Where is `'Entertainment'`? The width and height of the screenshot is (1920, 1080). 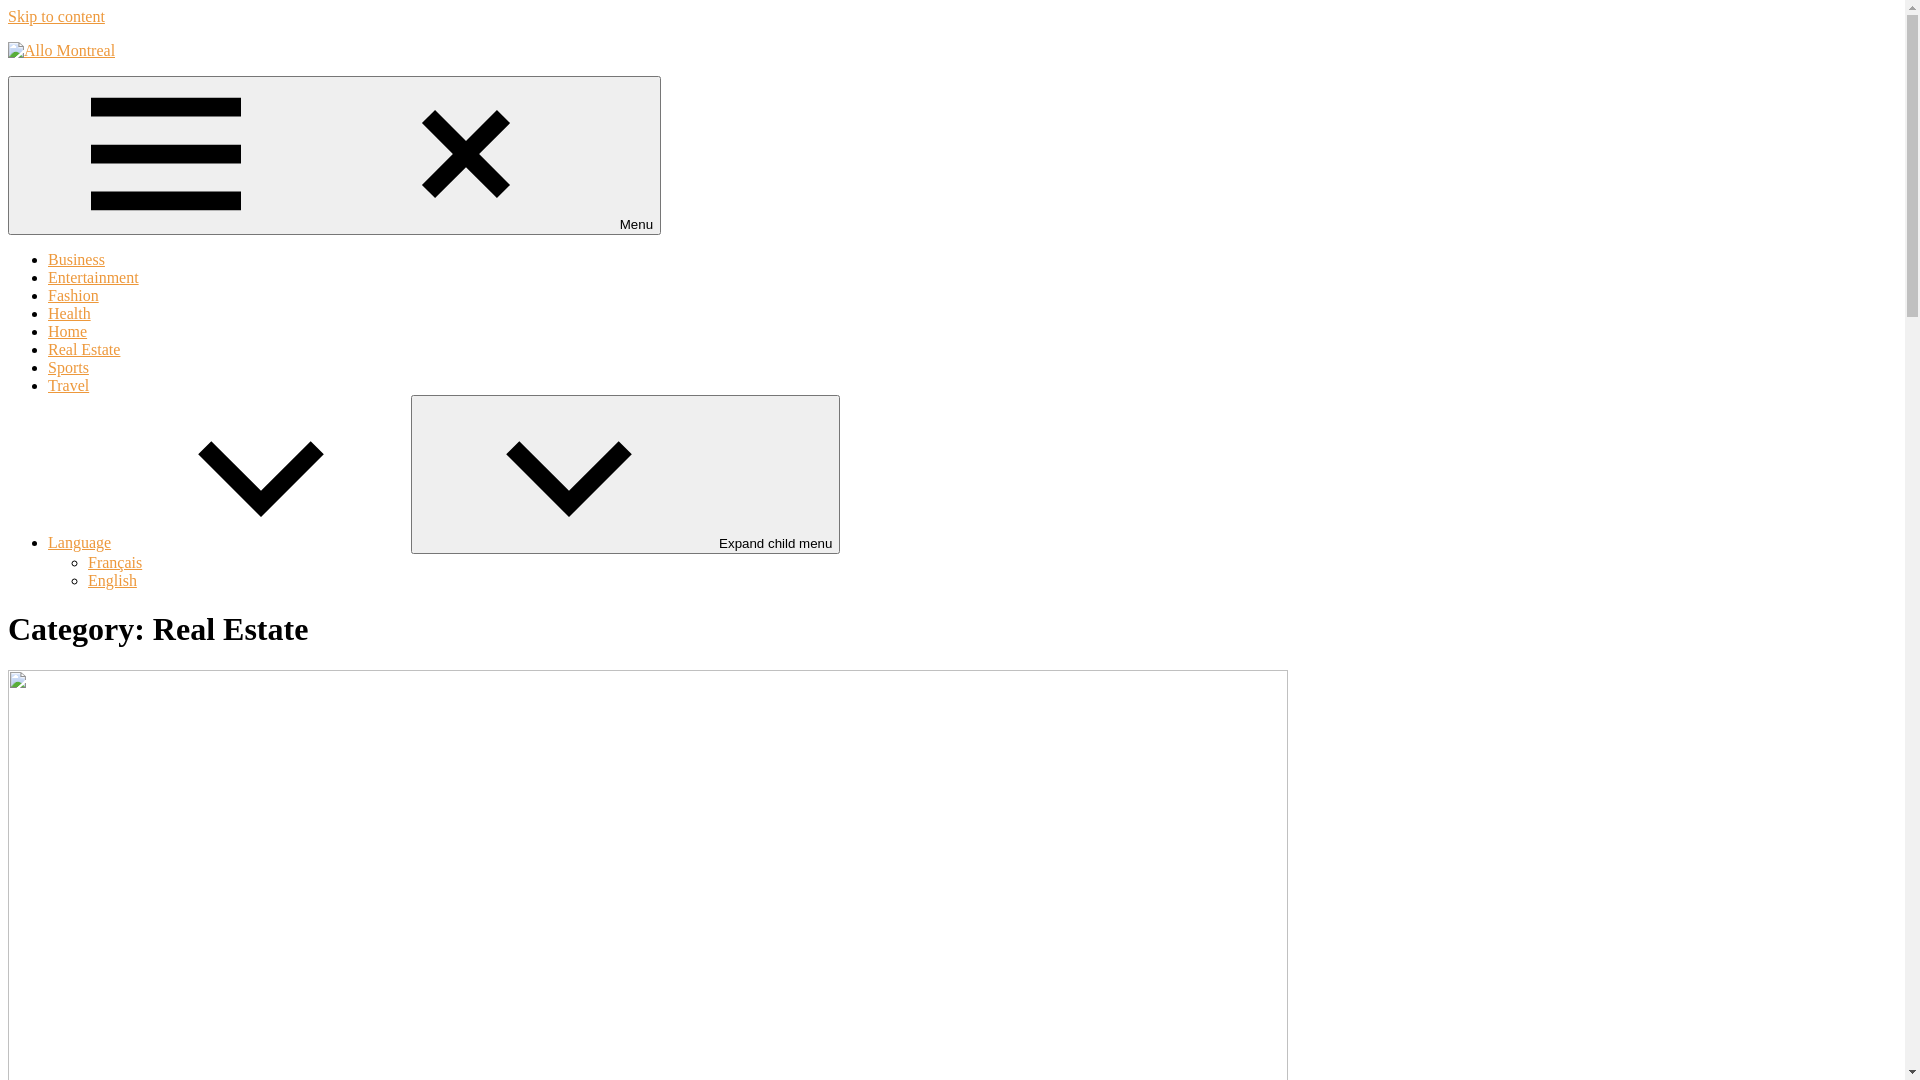
'Entertainment' is located at coordinates (92, 277).